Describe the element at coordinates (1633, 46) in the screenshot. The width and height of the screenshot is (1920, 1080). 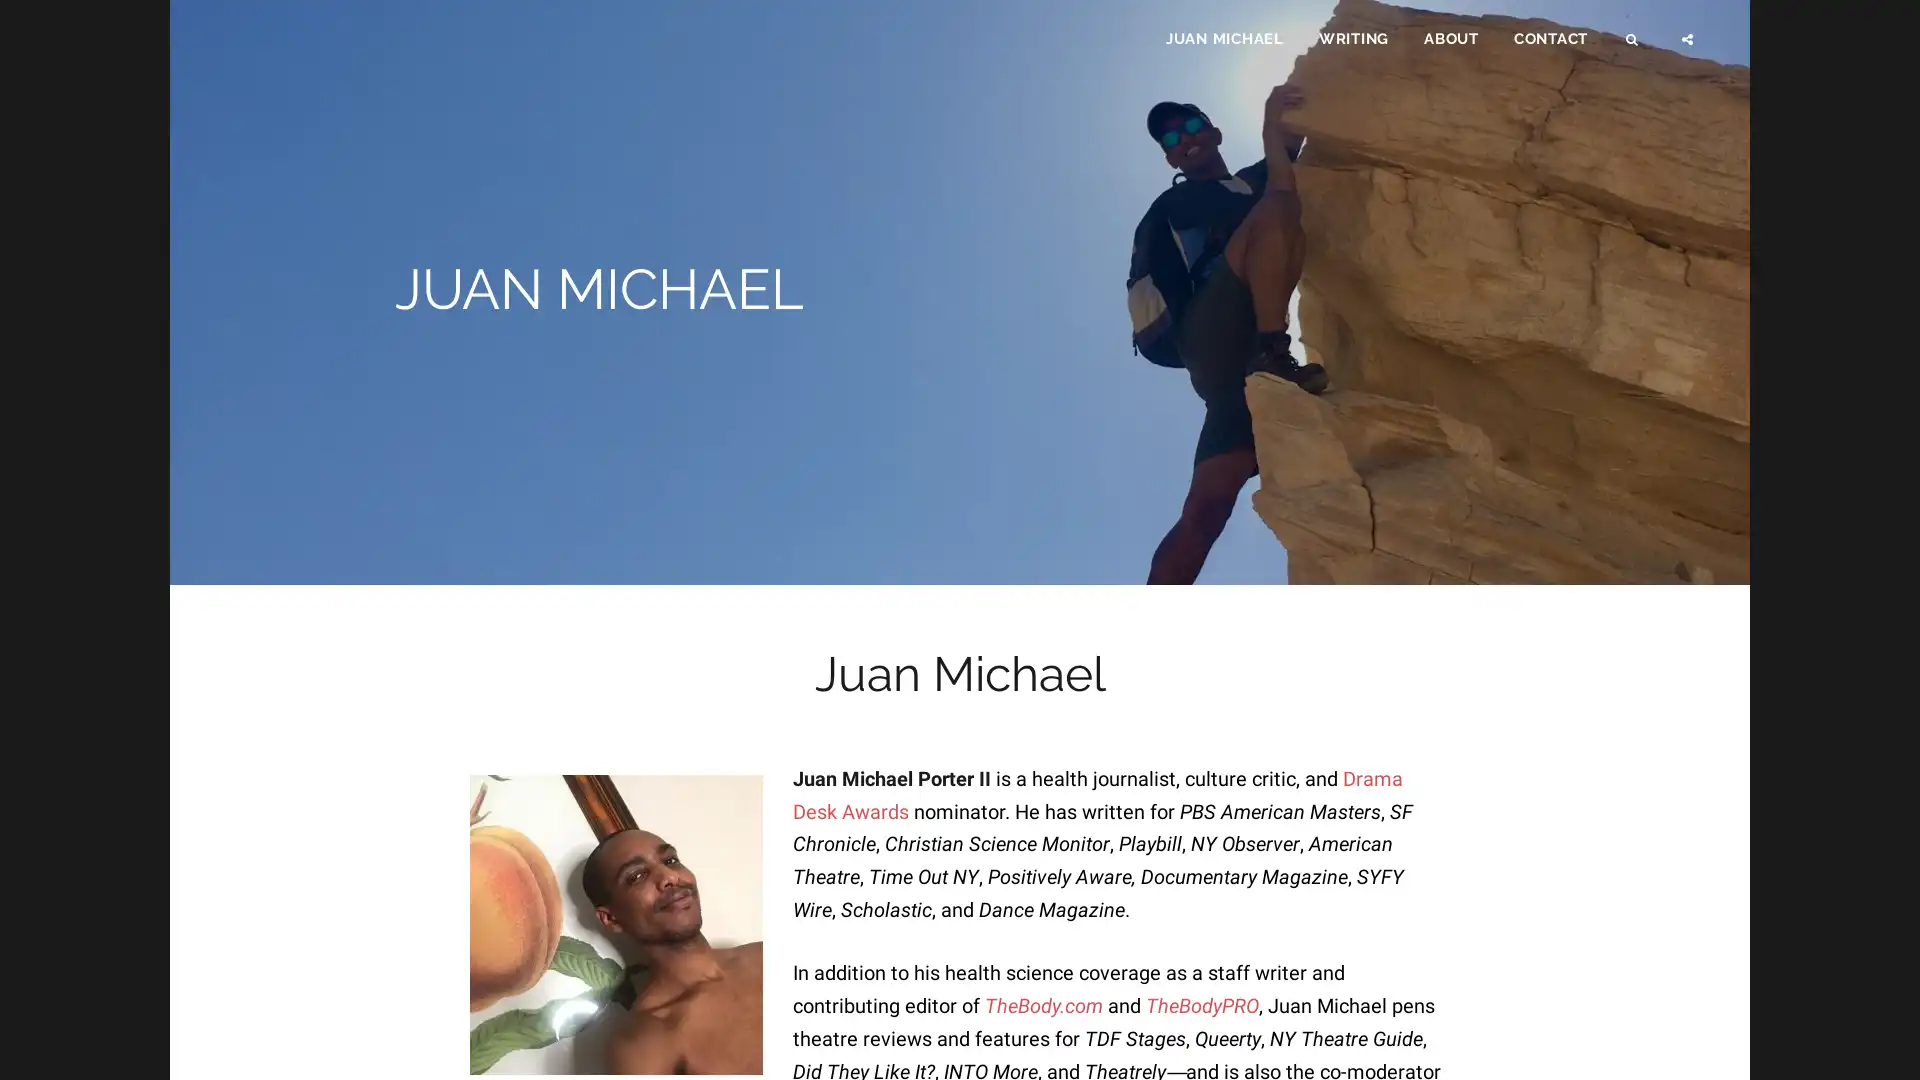
I see `SEARCH` at that location.